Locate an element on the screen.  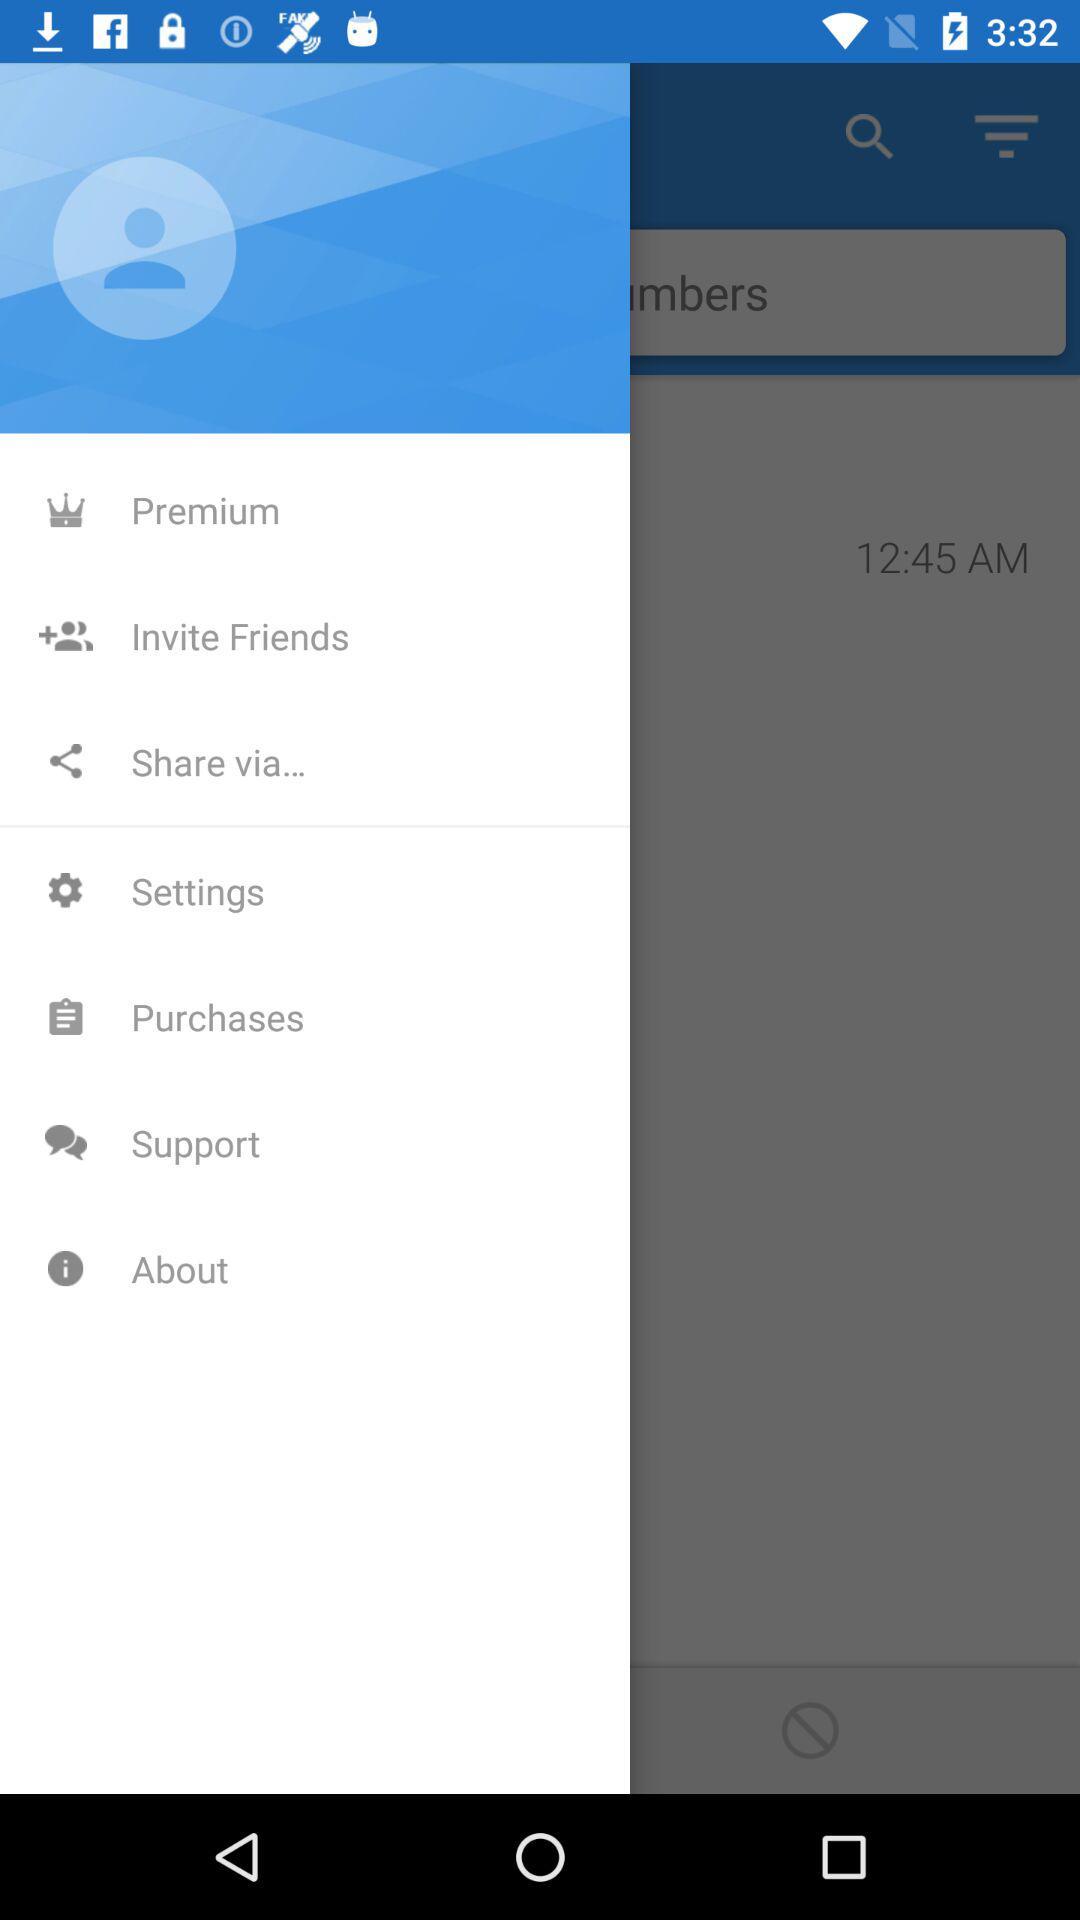
the profile icon which is above the premium is located at coordinates (143, 247).